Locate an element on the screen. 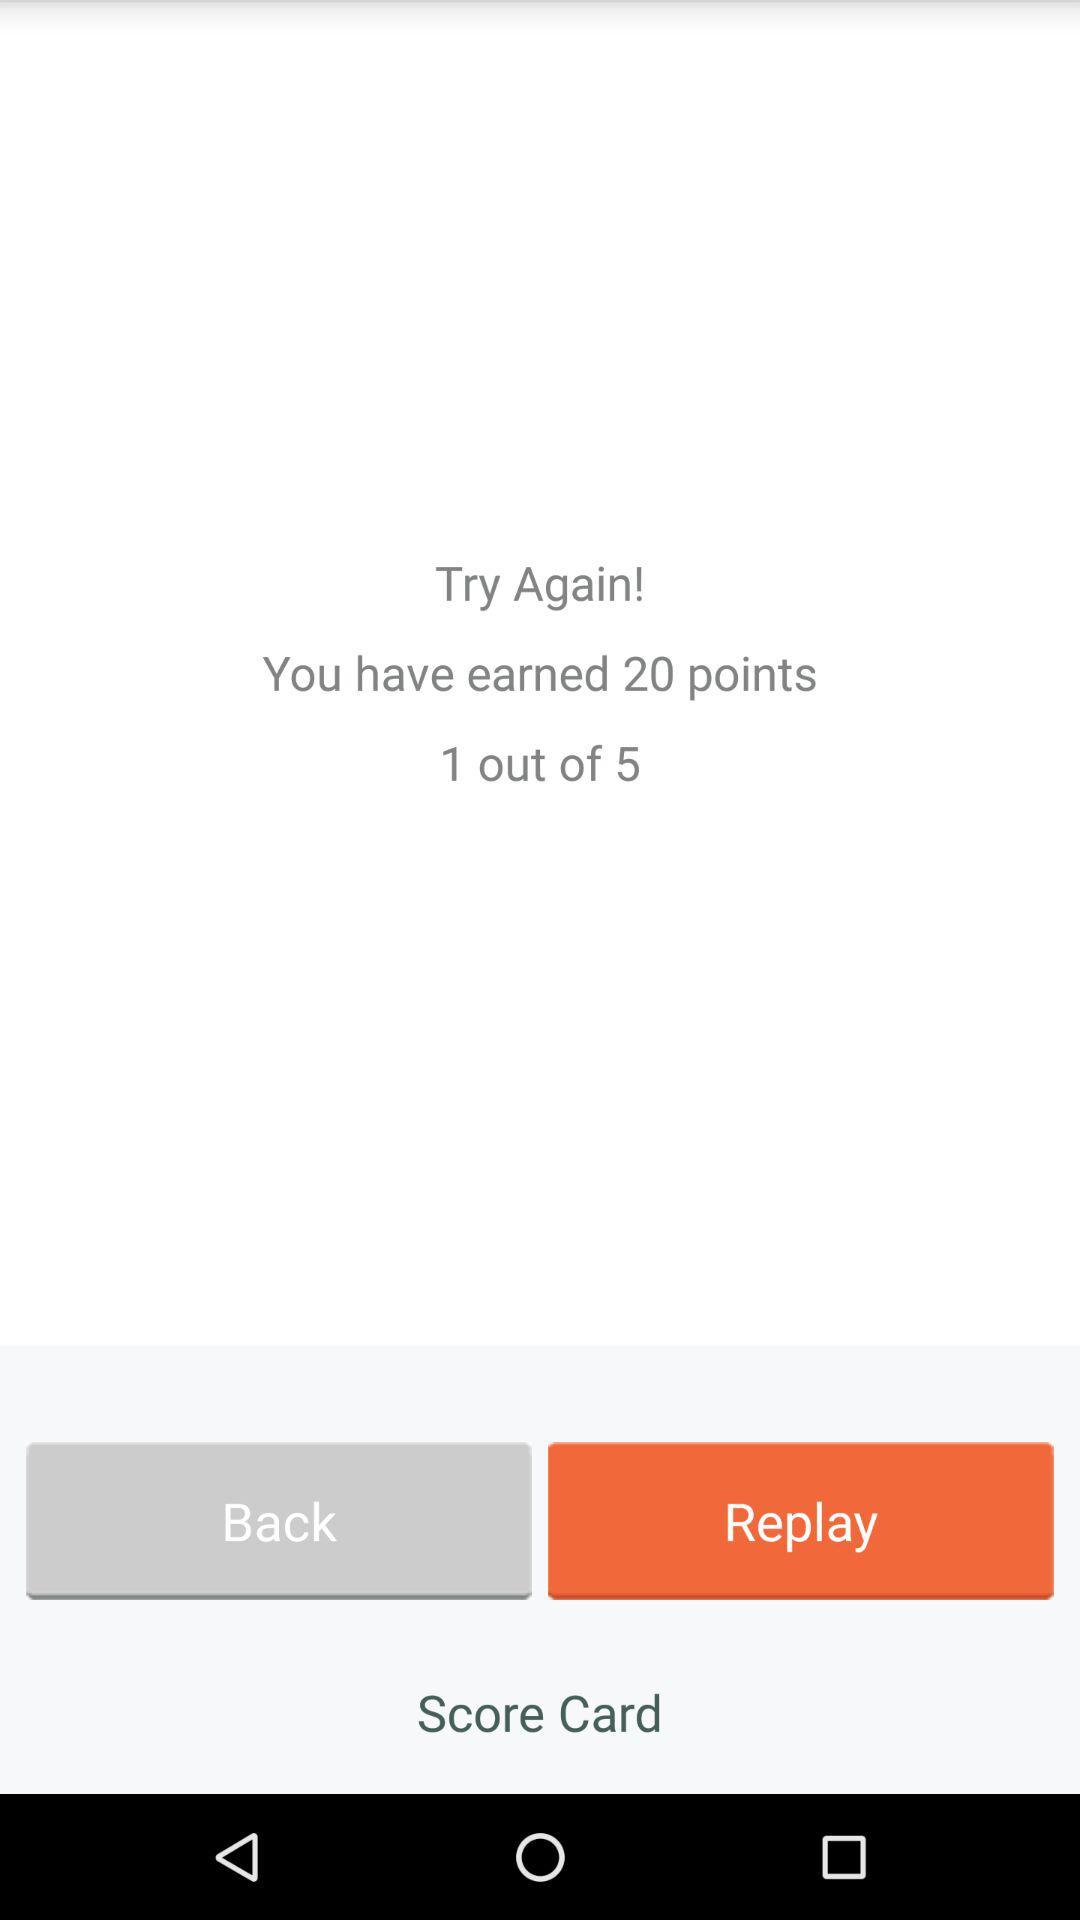 This screenshot has width=1080, height=1920. the app above the score card item is located at coordinates (800, 1520).